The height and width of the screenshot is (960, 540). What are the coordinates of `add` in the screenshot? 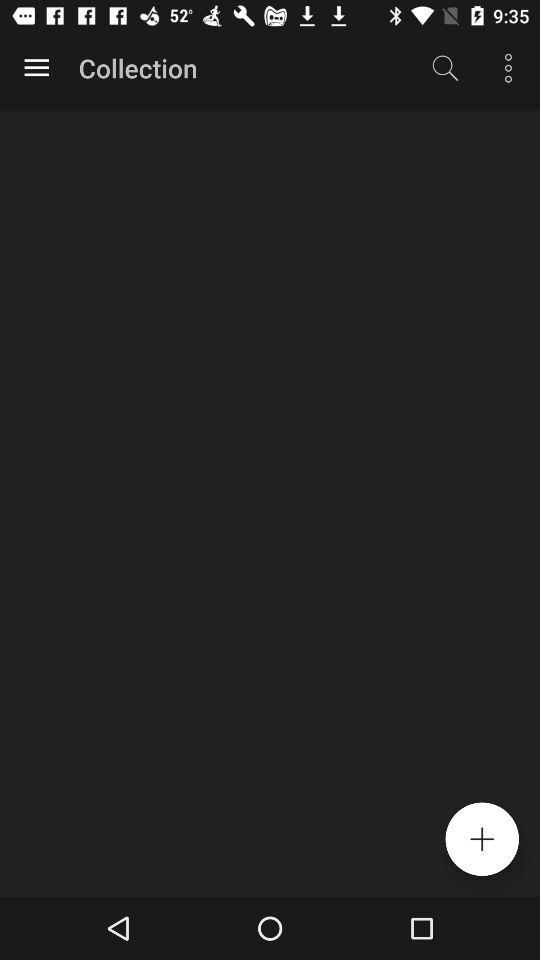 It's located at (481, 839).